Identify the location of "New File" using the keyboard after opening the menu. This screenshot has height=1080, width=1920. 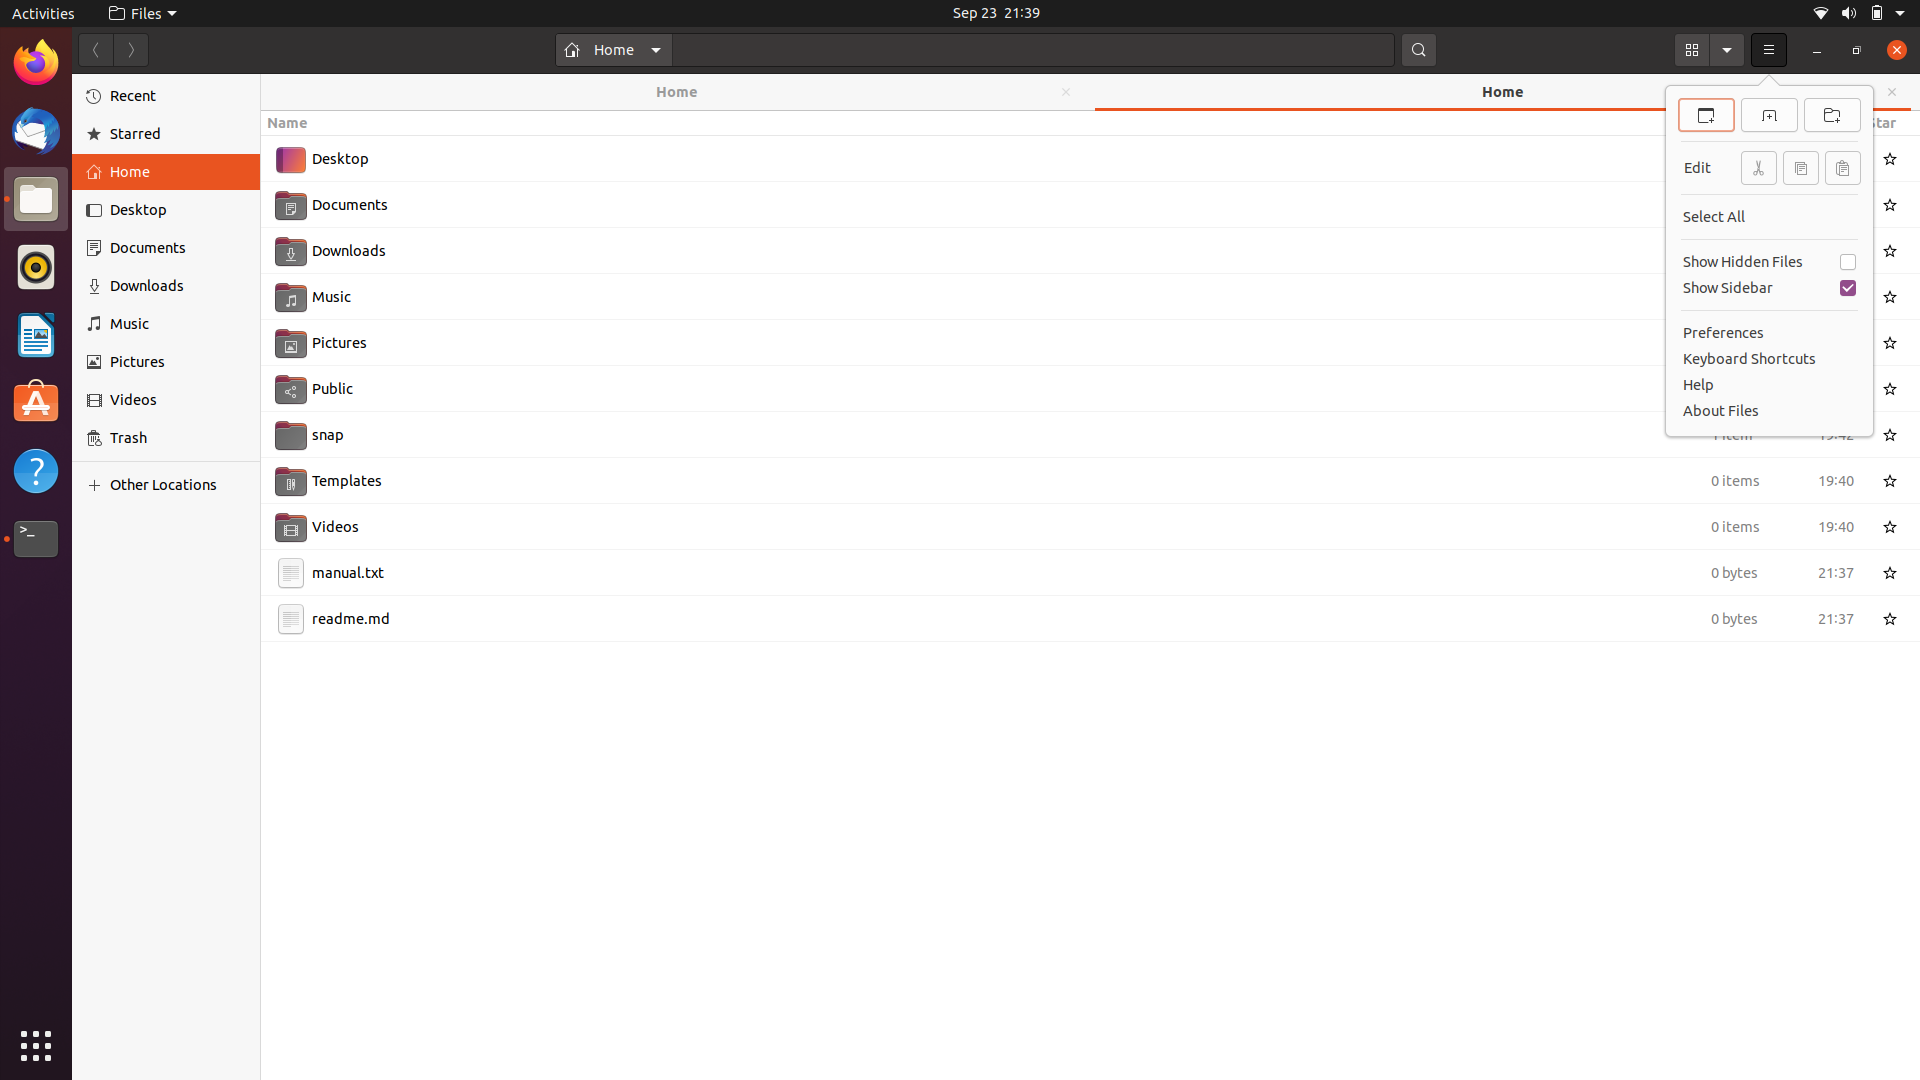
(1769, 49).